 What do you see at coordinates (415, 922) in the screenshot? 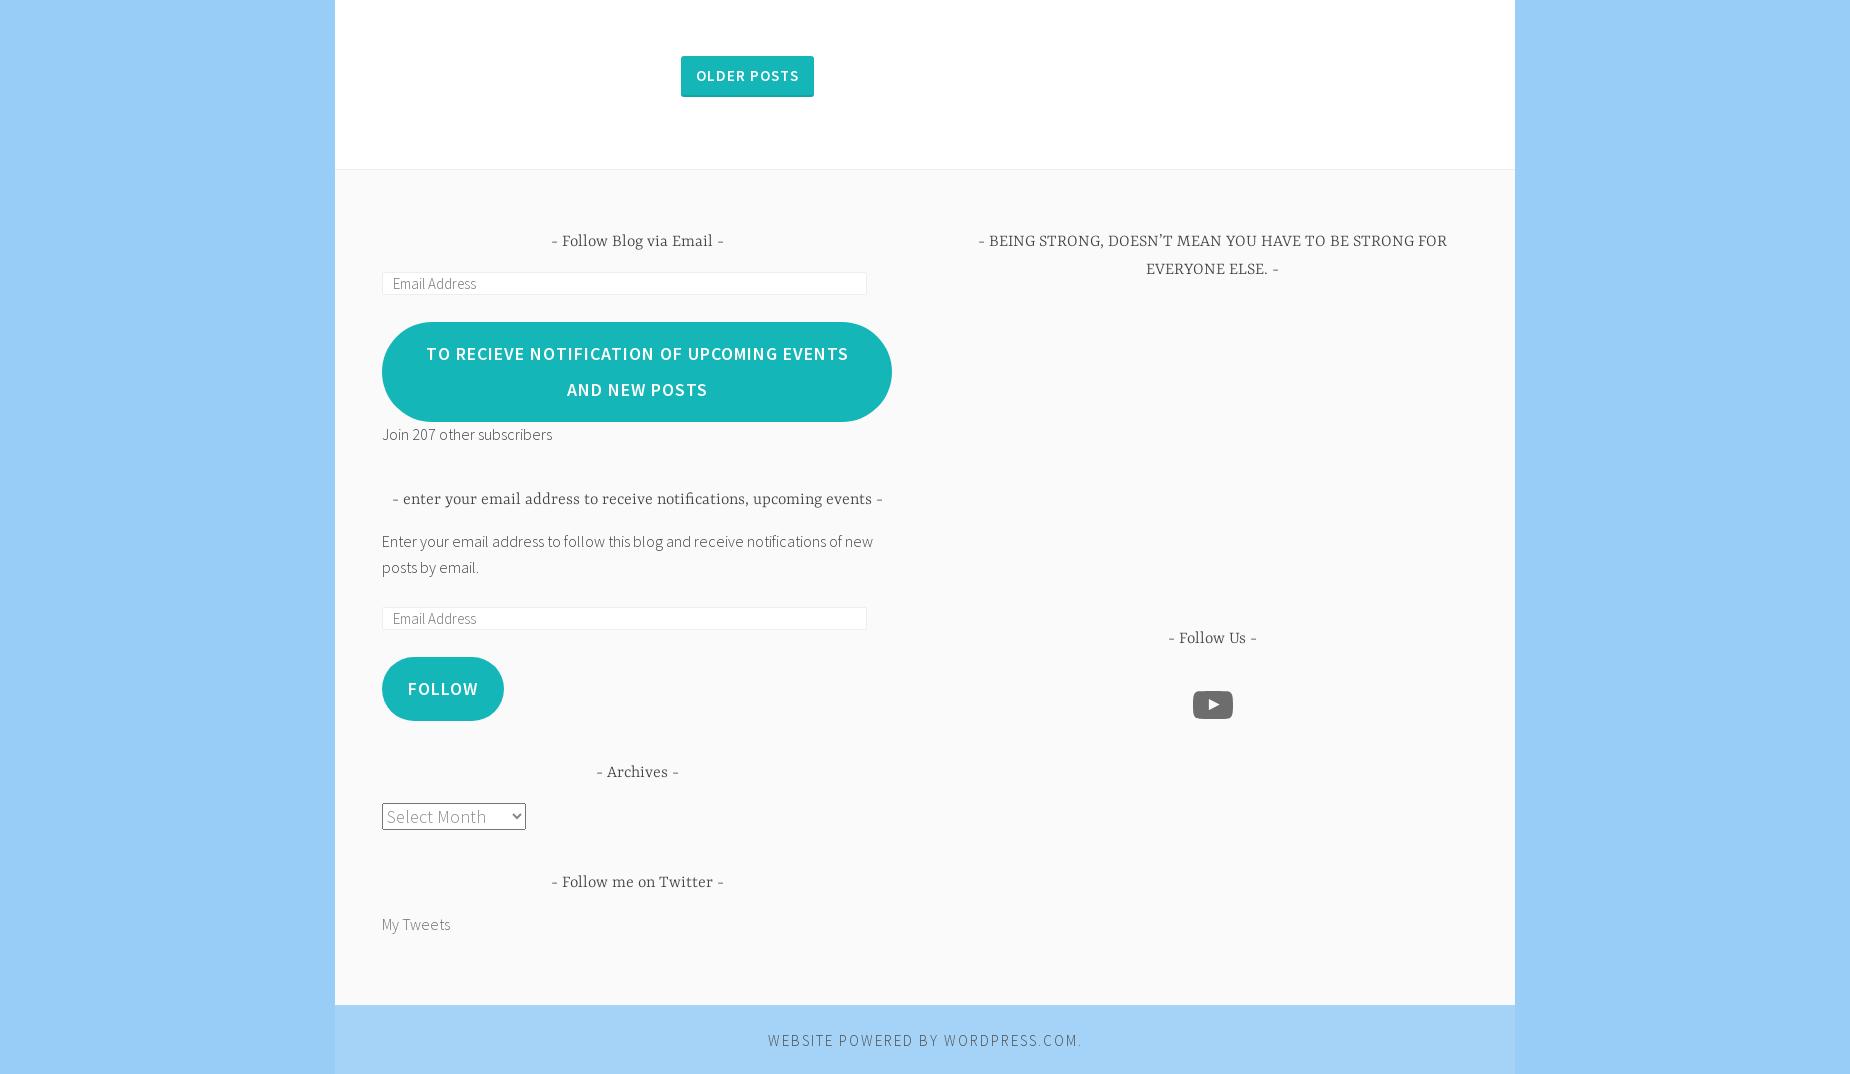
I see `'My Tweets'` at bounding box center [415, 922].